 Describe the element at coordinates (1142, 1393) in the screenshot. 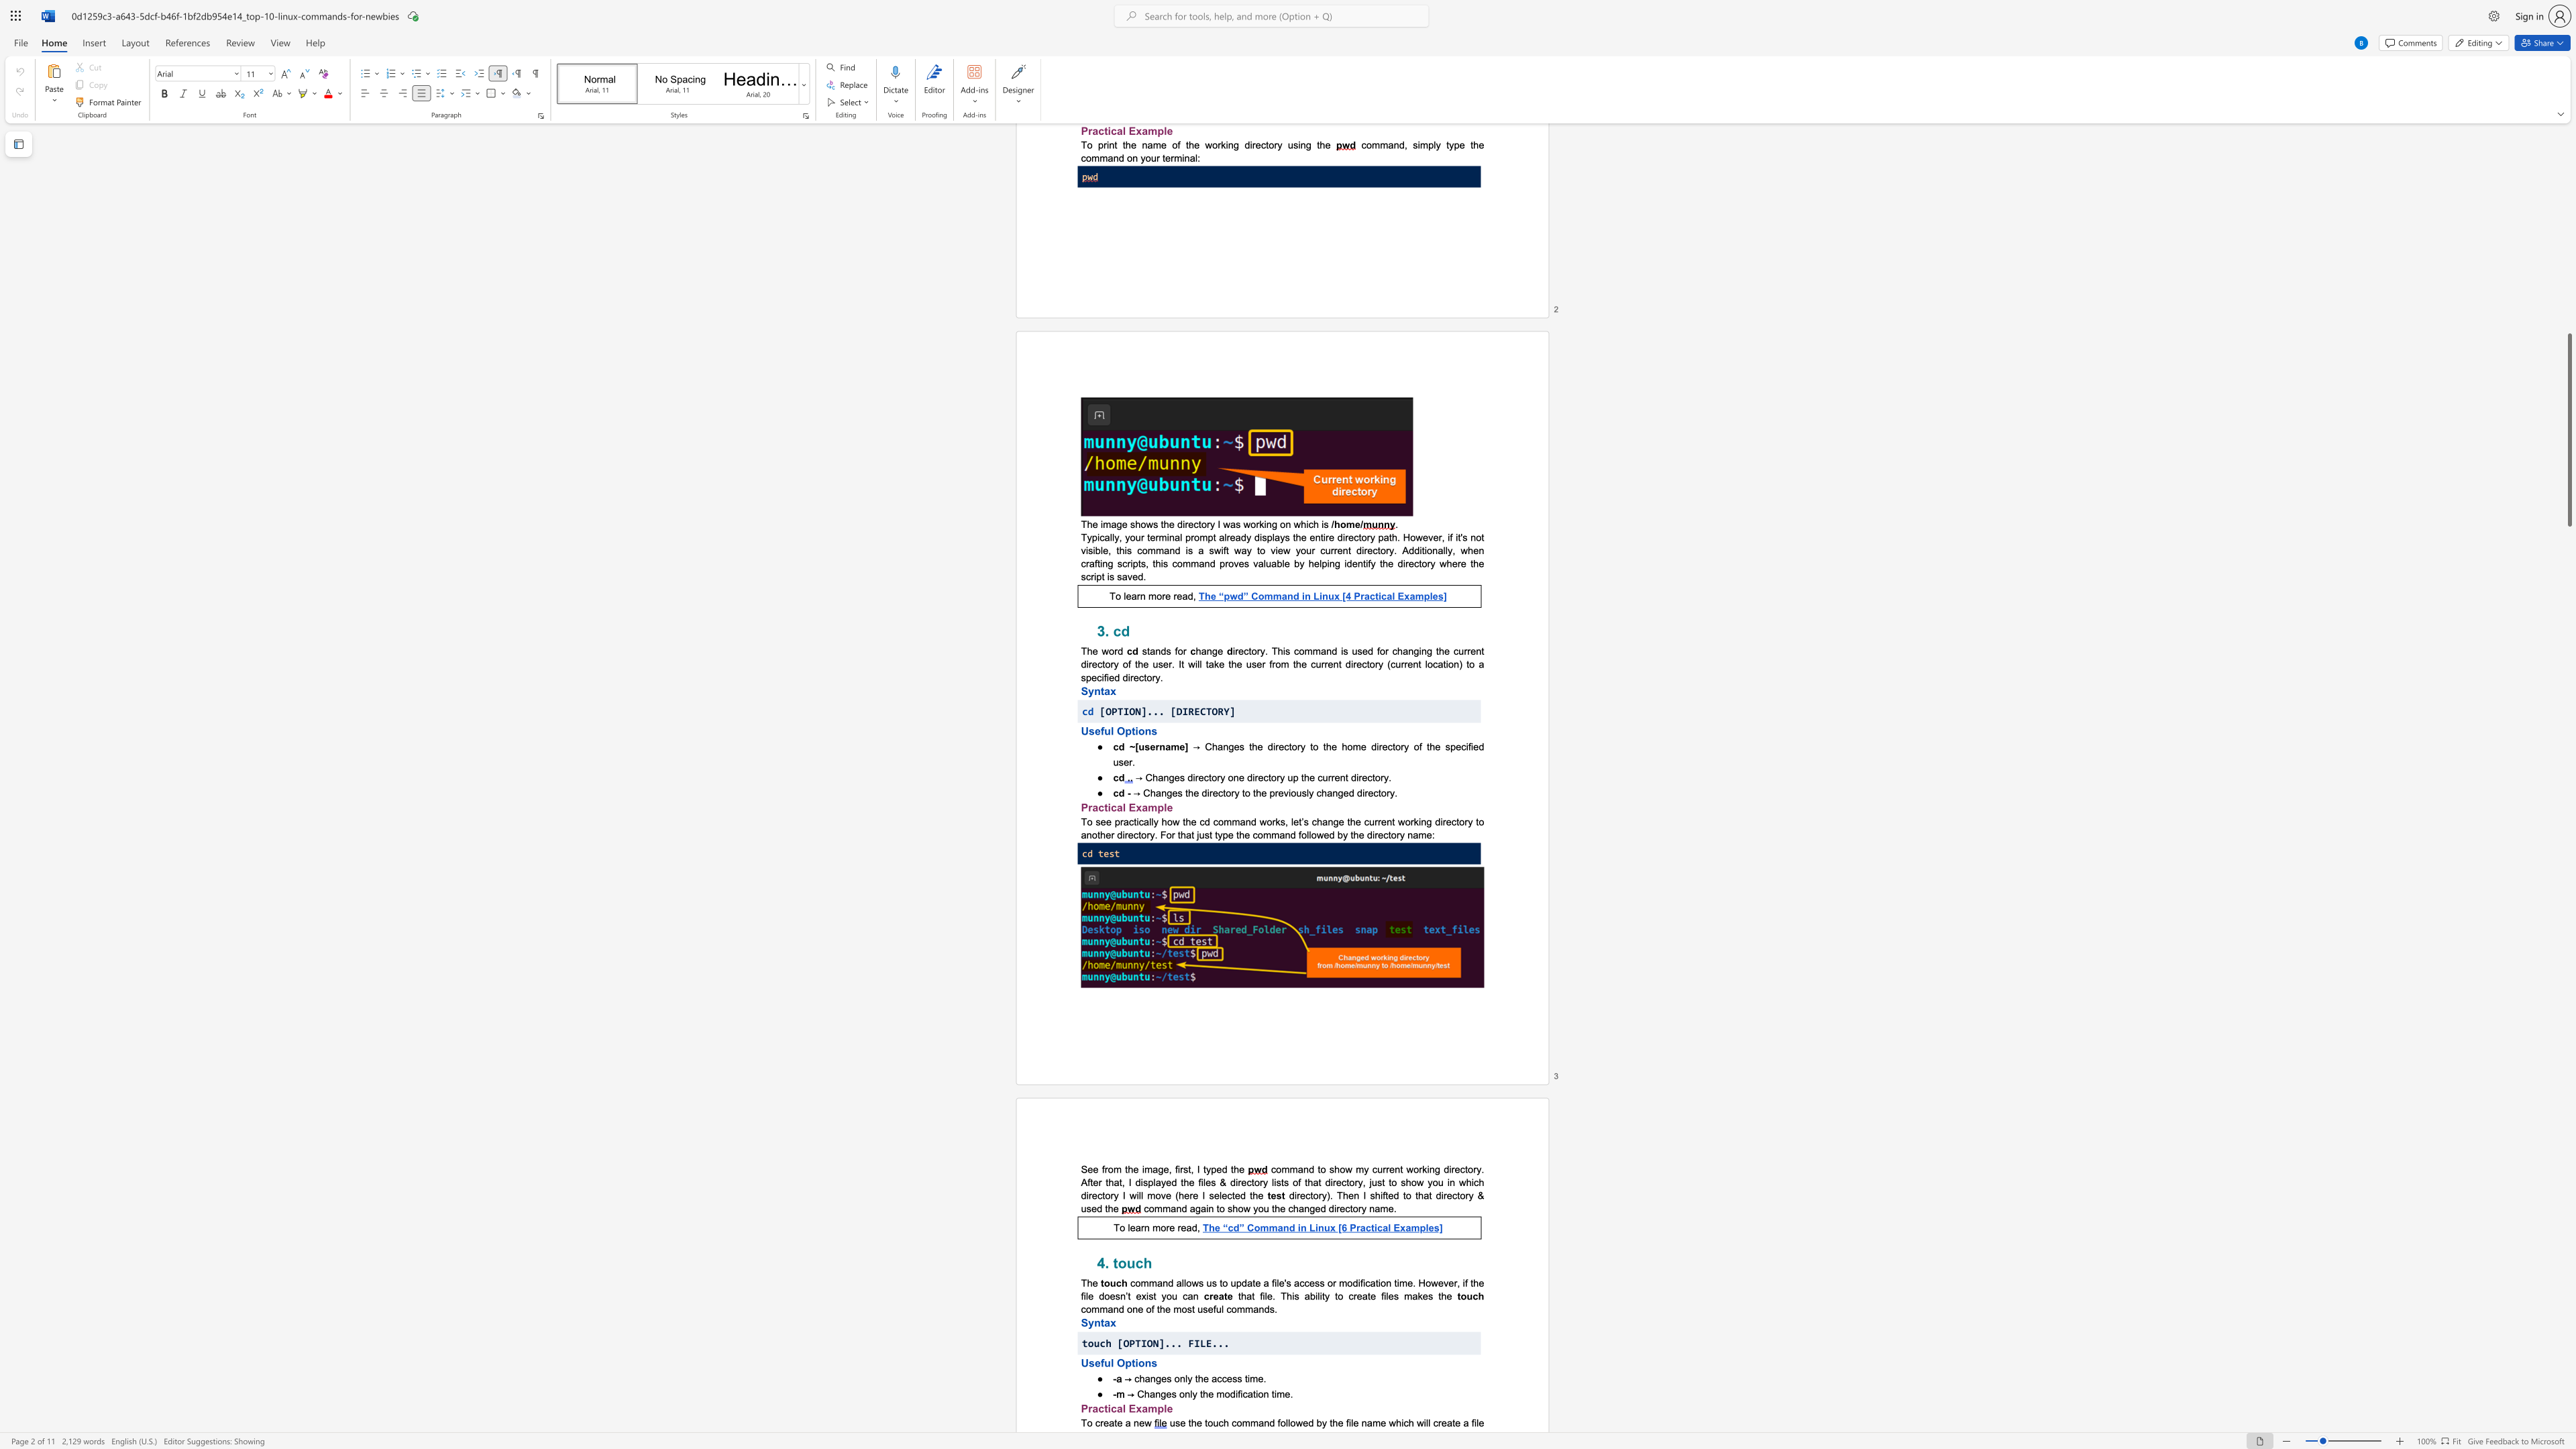

I see `the subset text "hanges only the" within the text "Changes only the modification time."` at that location.